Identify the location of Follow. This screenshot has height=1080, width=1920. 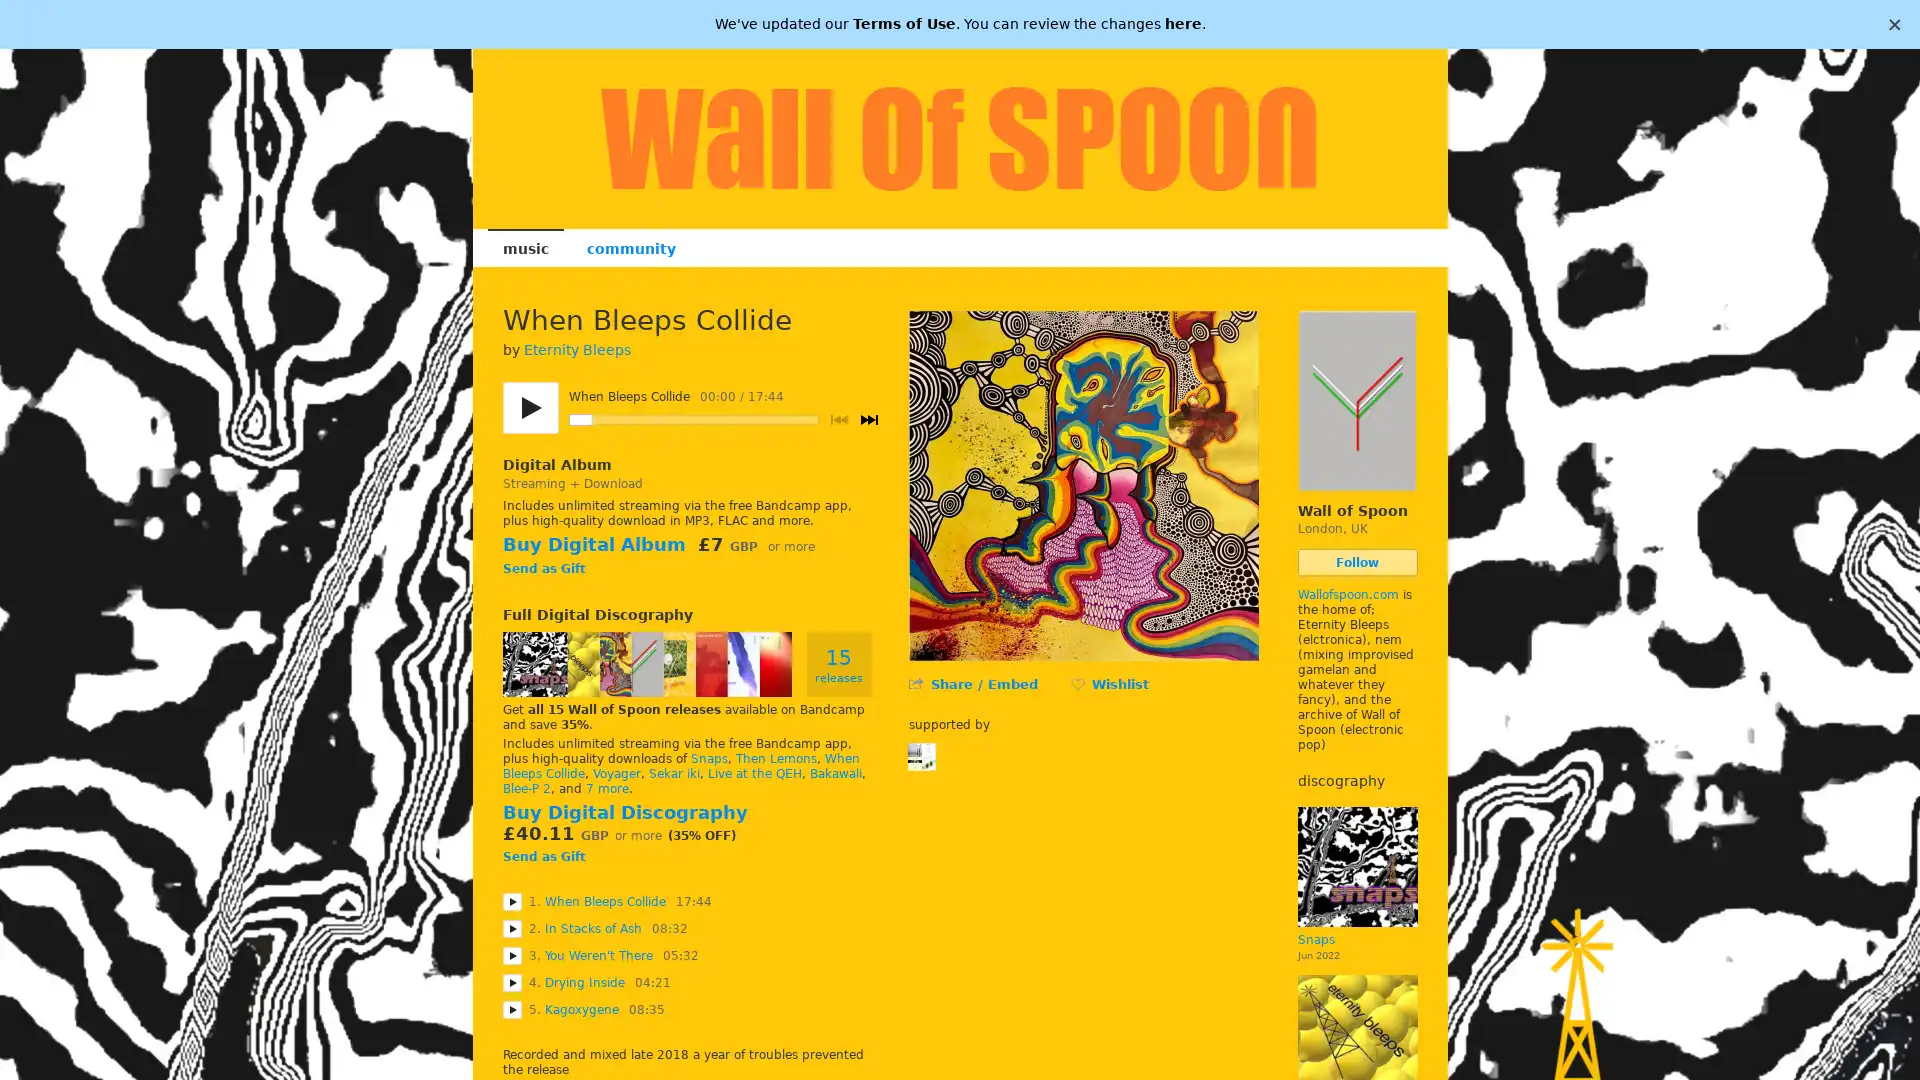
(1357, 562).